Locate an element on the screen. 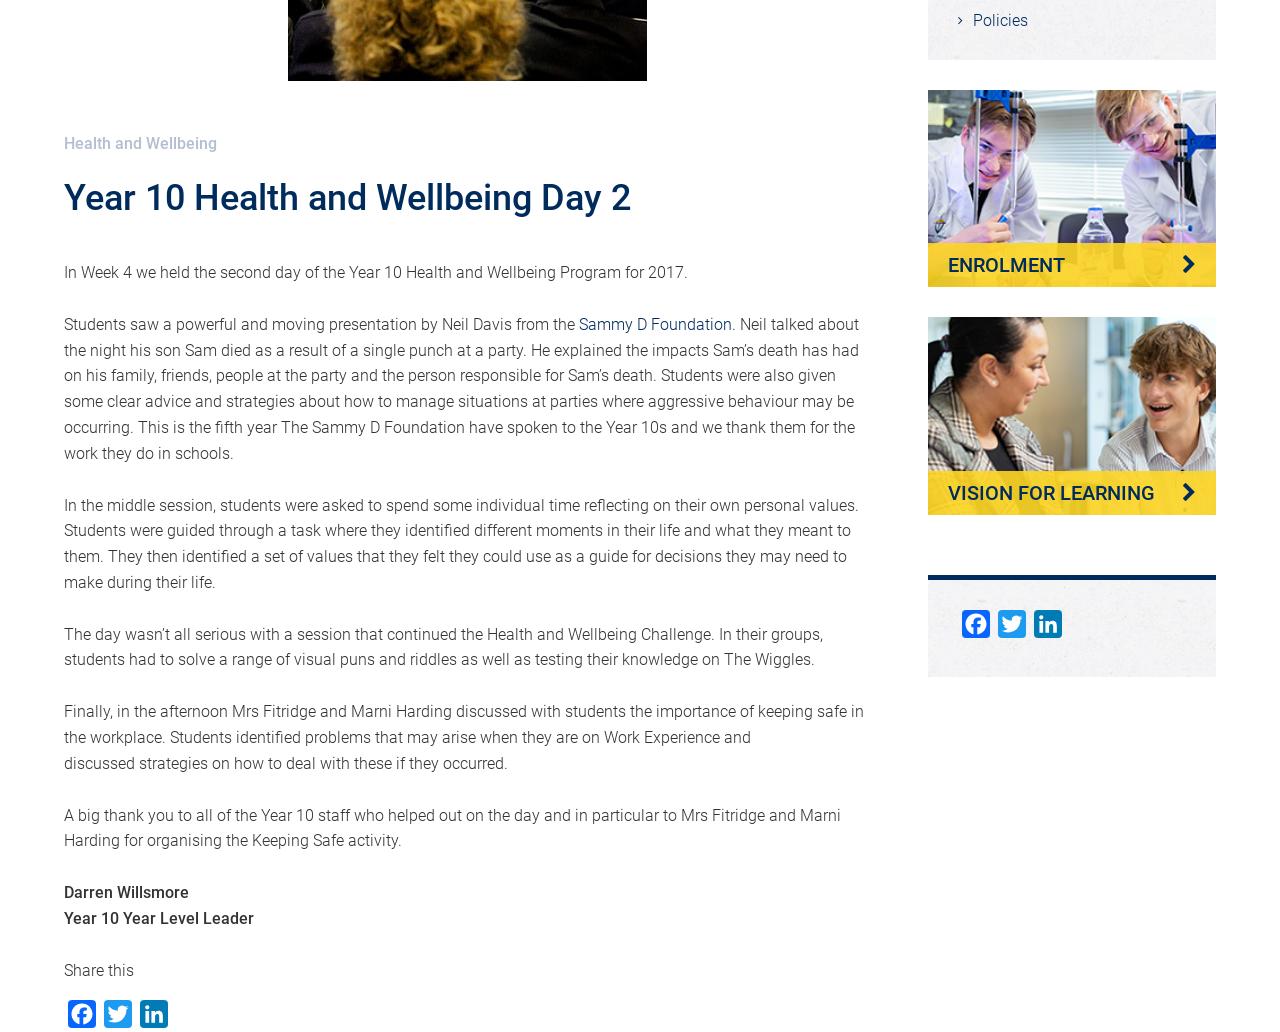 Image resolution: width=1280 pixels, height=1032 pixels. 'In Week 4 we held the second day of the Year 10 Health and Wellbeing Program for 2017.' is located at coordinates (376, 272).